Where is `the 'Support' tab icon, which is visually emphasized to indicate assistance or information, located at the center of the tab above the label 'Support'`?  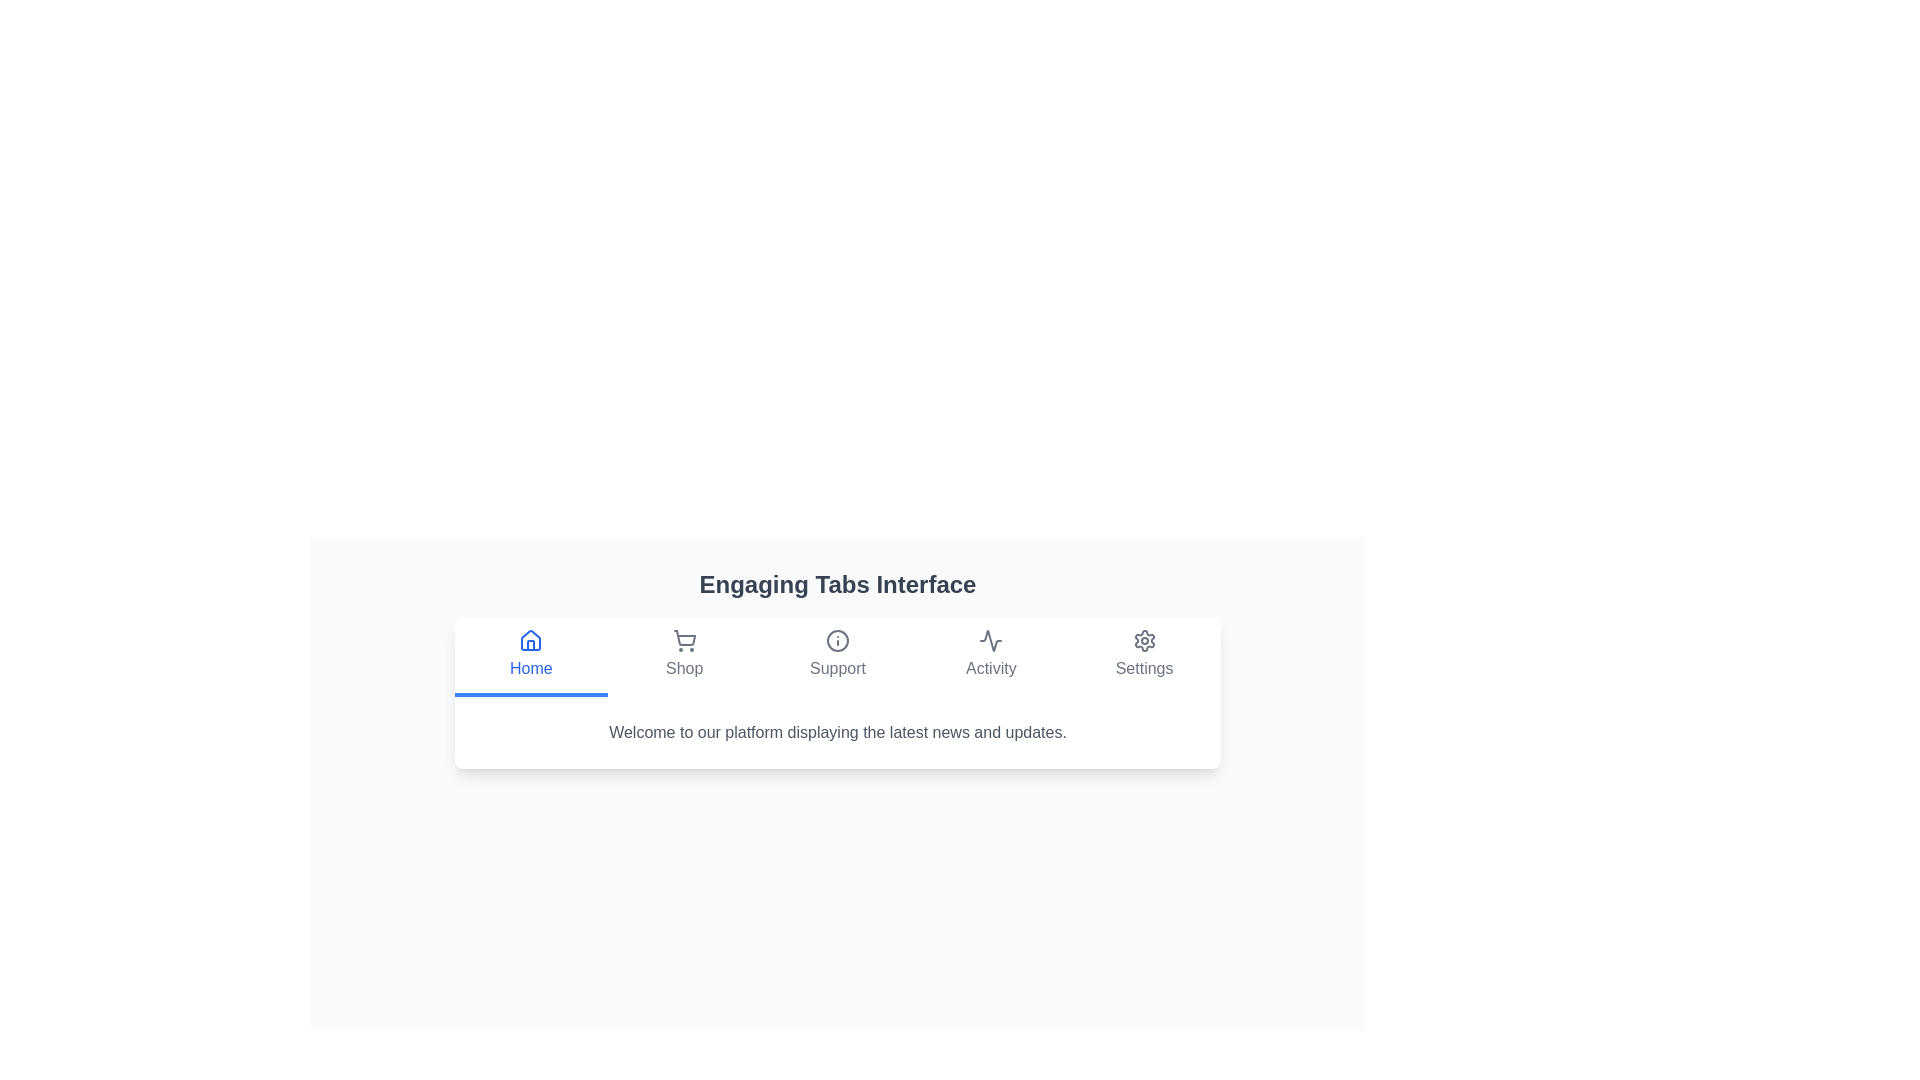
the 'Support' tab icon, which is visually emphasized to indicate assistance or information, located at the center of the tab above the label 'Support' is located at coordinates (837, 640).